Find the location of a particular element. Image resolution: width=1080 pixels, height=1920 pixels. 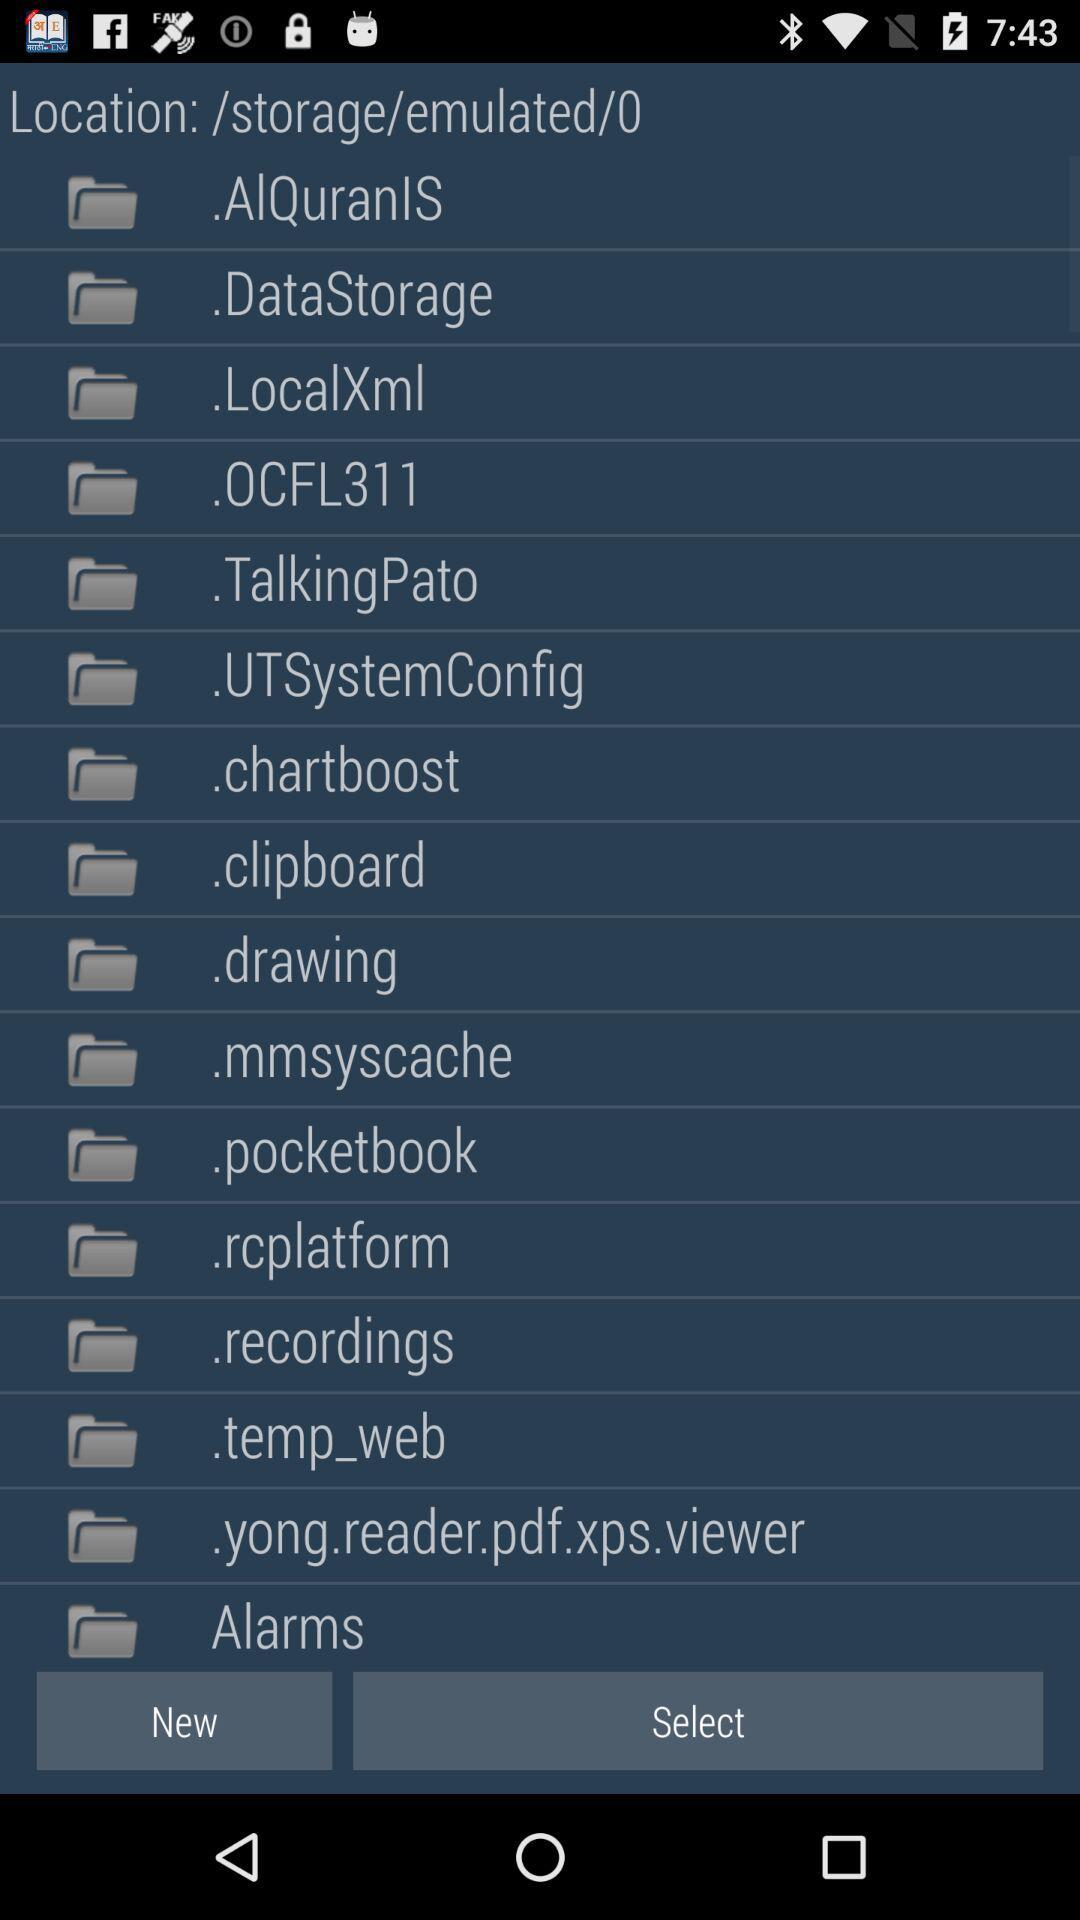

item below alarms icon is located at coordinates (697, 1719).